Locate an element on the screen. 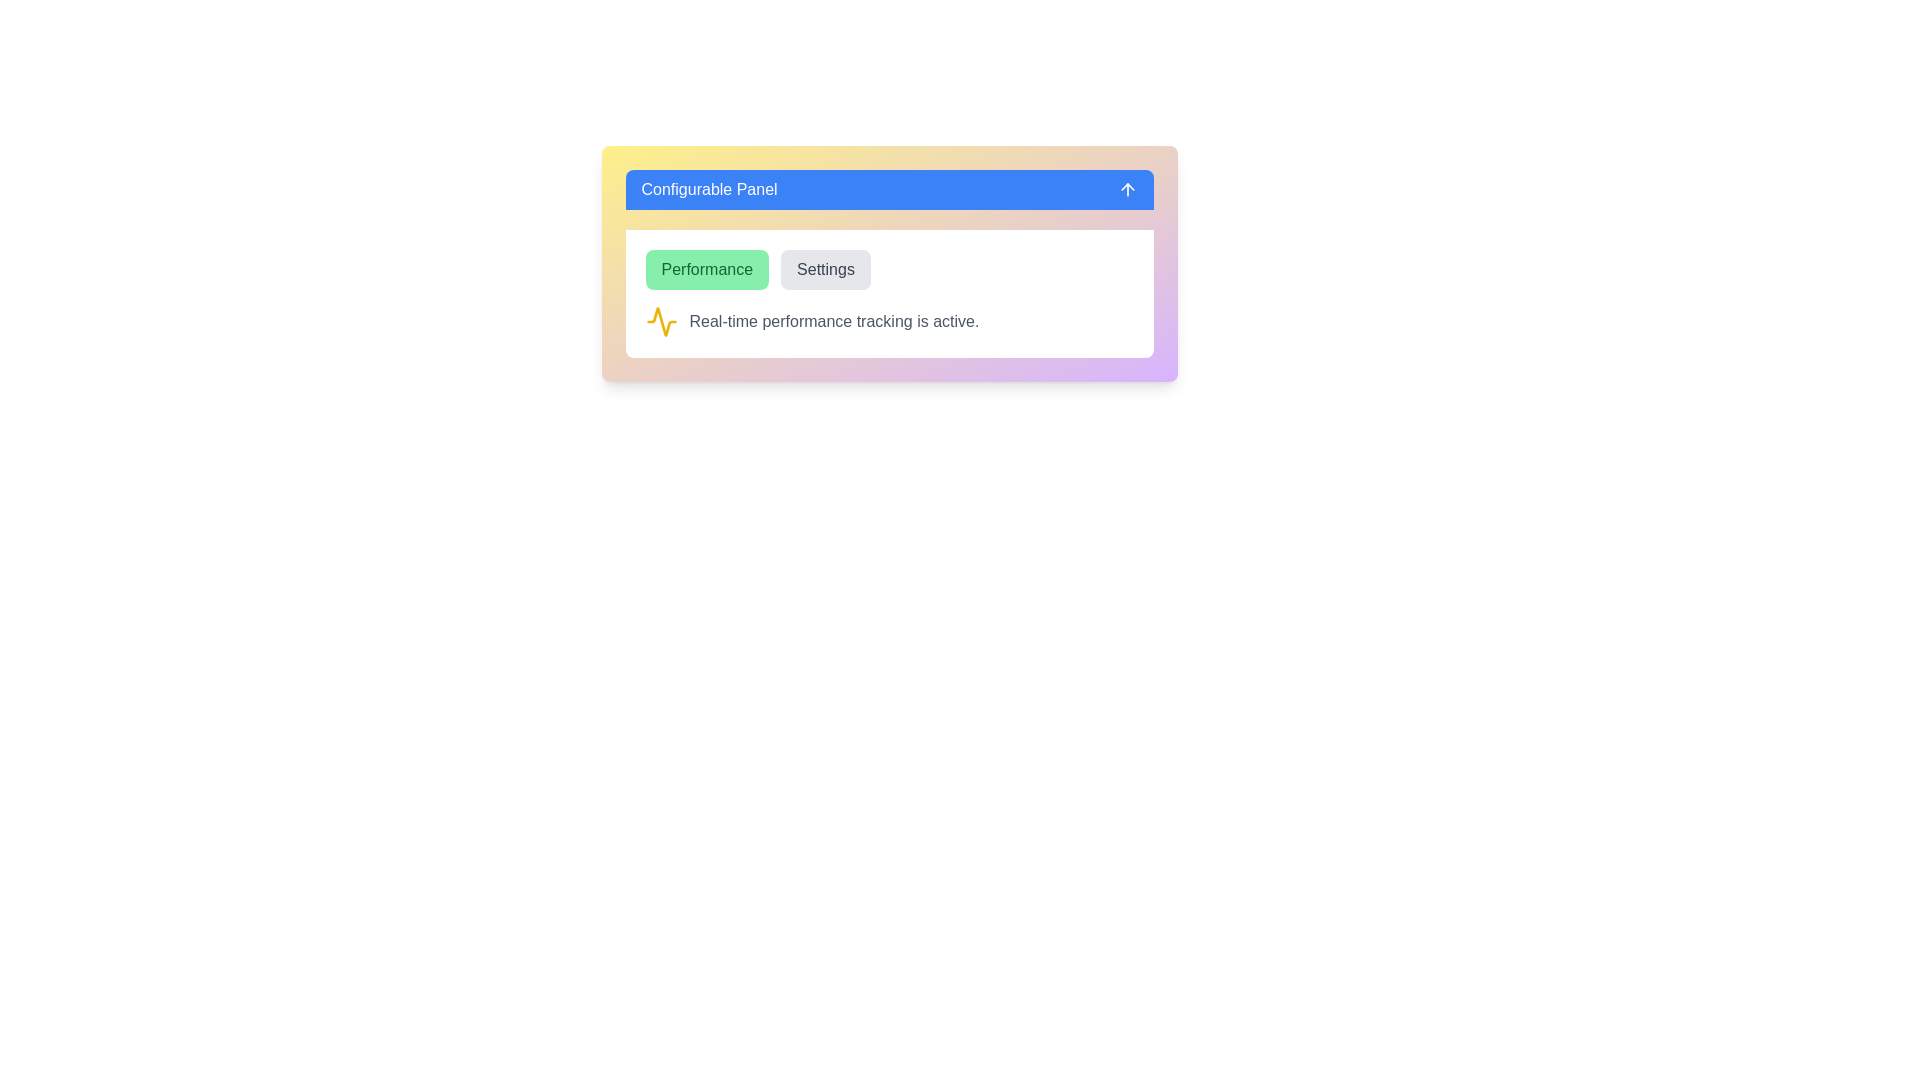 The image size is (1920, 1080). the yellow square icon below the 'Performance' button is located at coordinates (661, 320).